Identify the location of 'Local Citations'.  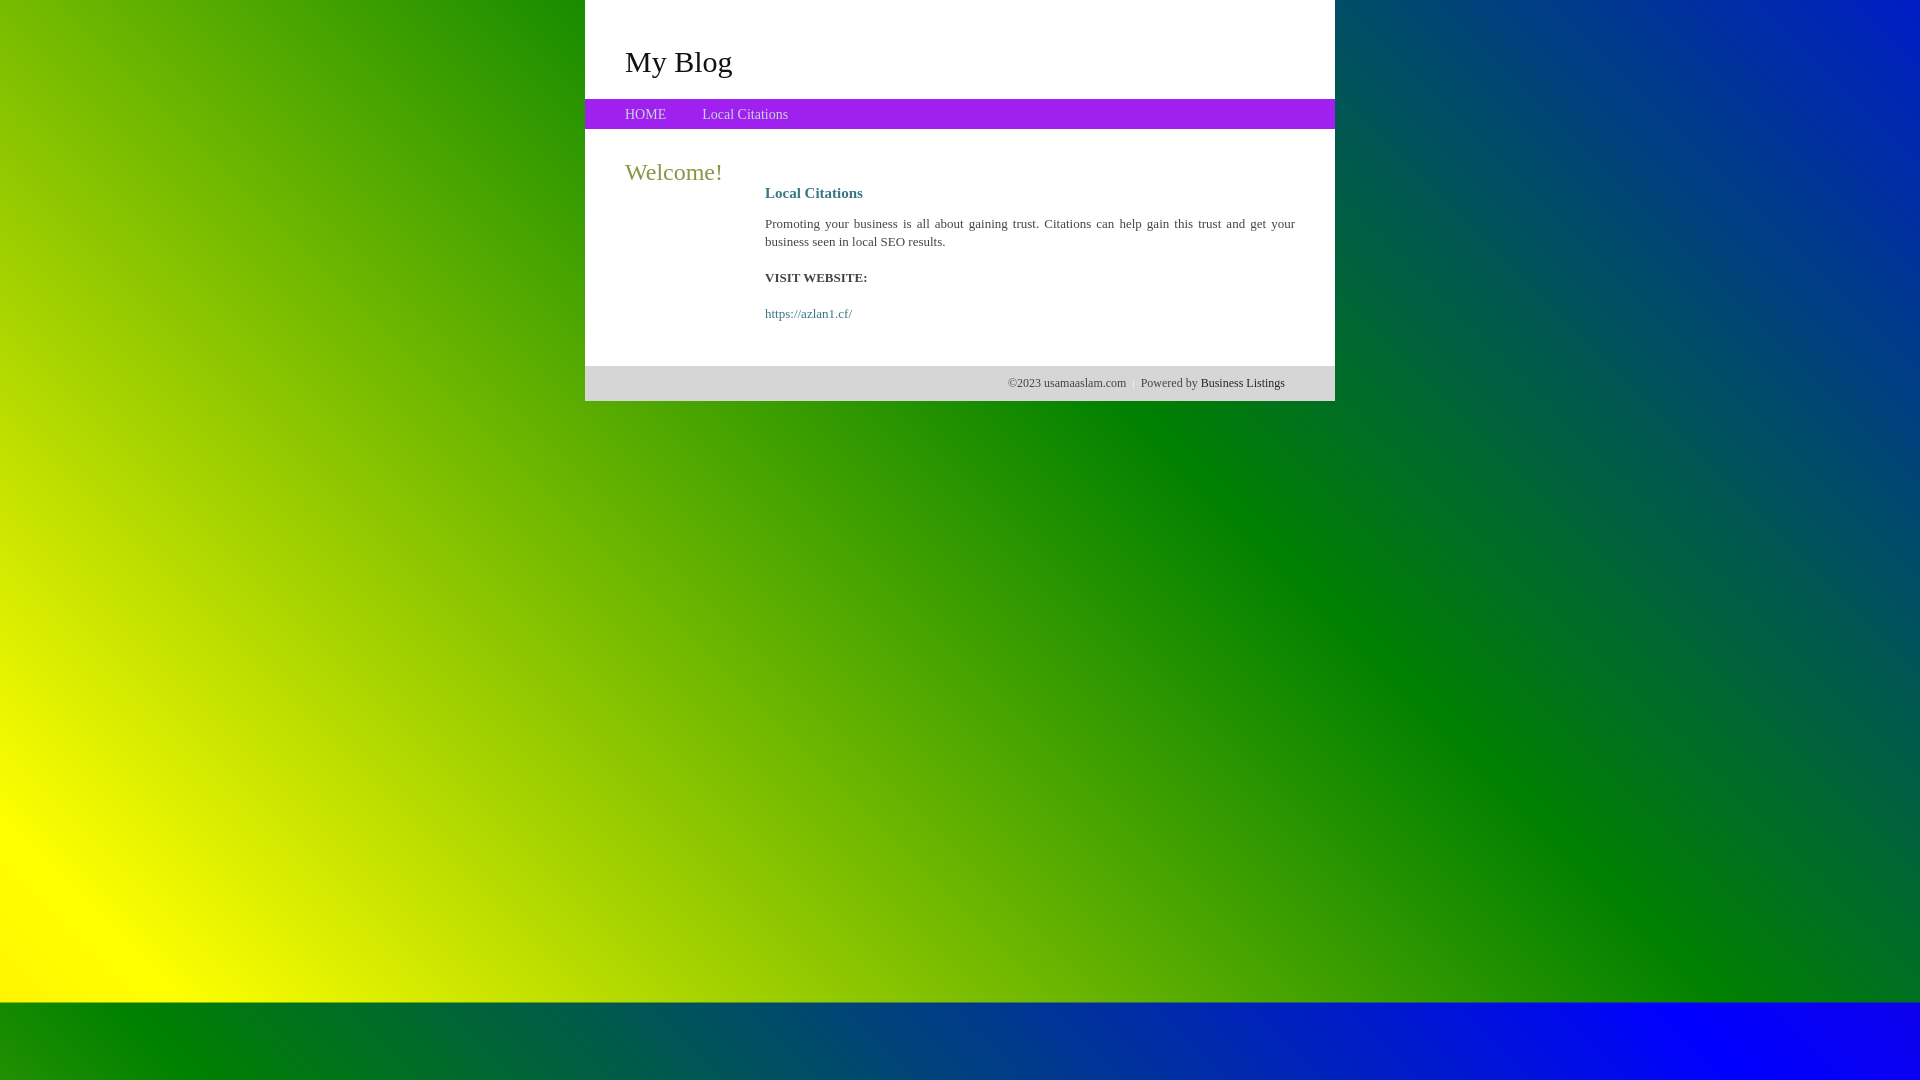
(743, 114).